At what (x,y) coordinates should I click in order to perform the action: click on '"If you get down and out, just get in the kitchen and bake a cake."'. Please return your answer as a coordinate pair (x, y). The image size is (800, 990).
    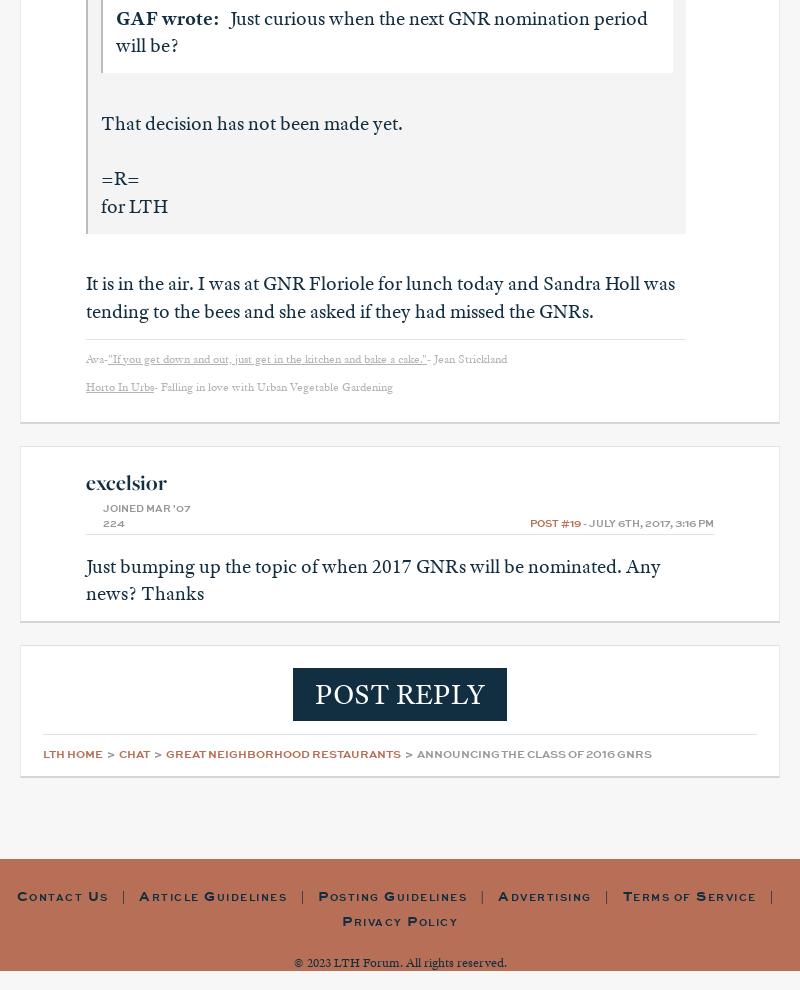
    Looking at the image, I should click on (267, 358).